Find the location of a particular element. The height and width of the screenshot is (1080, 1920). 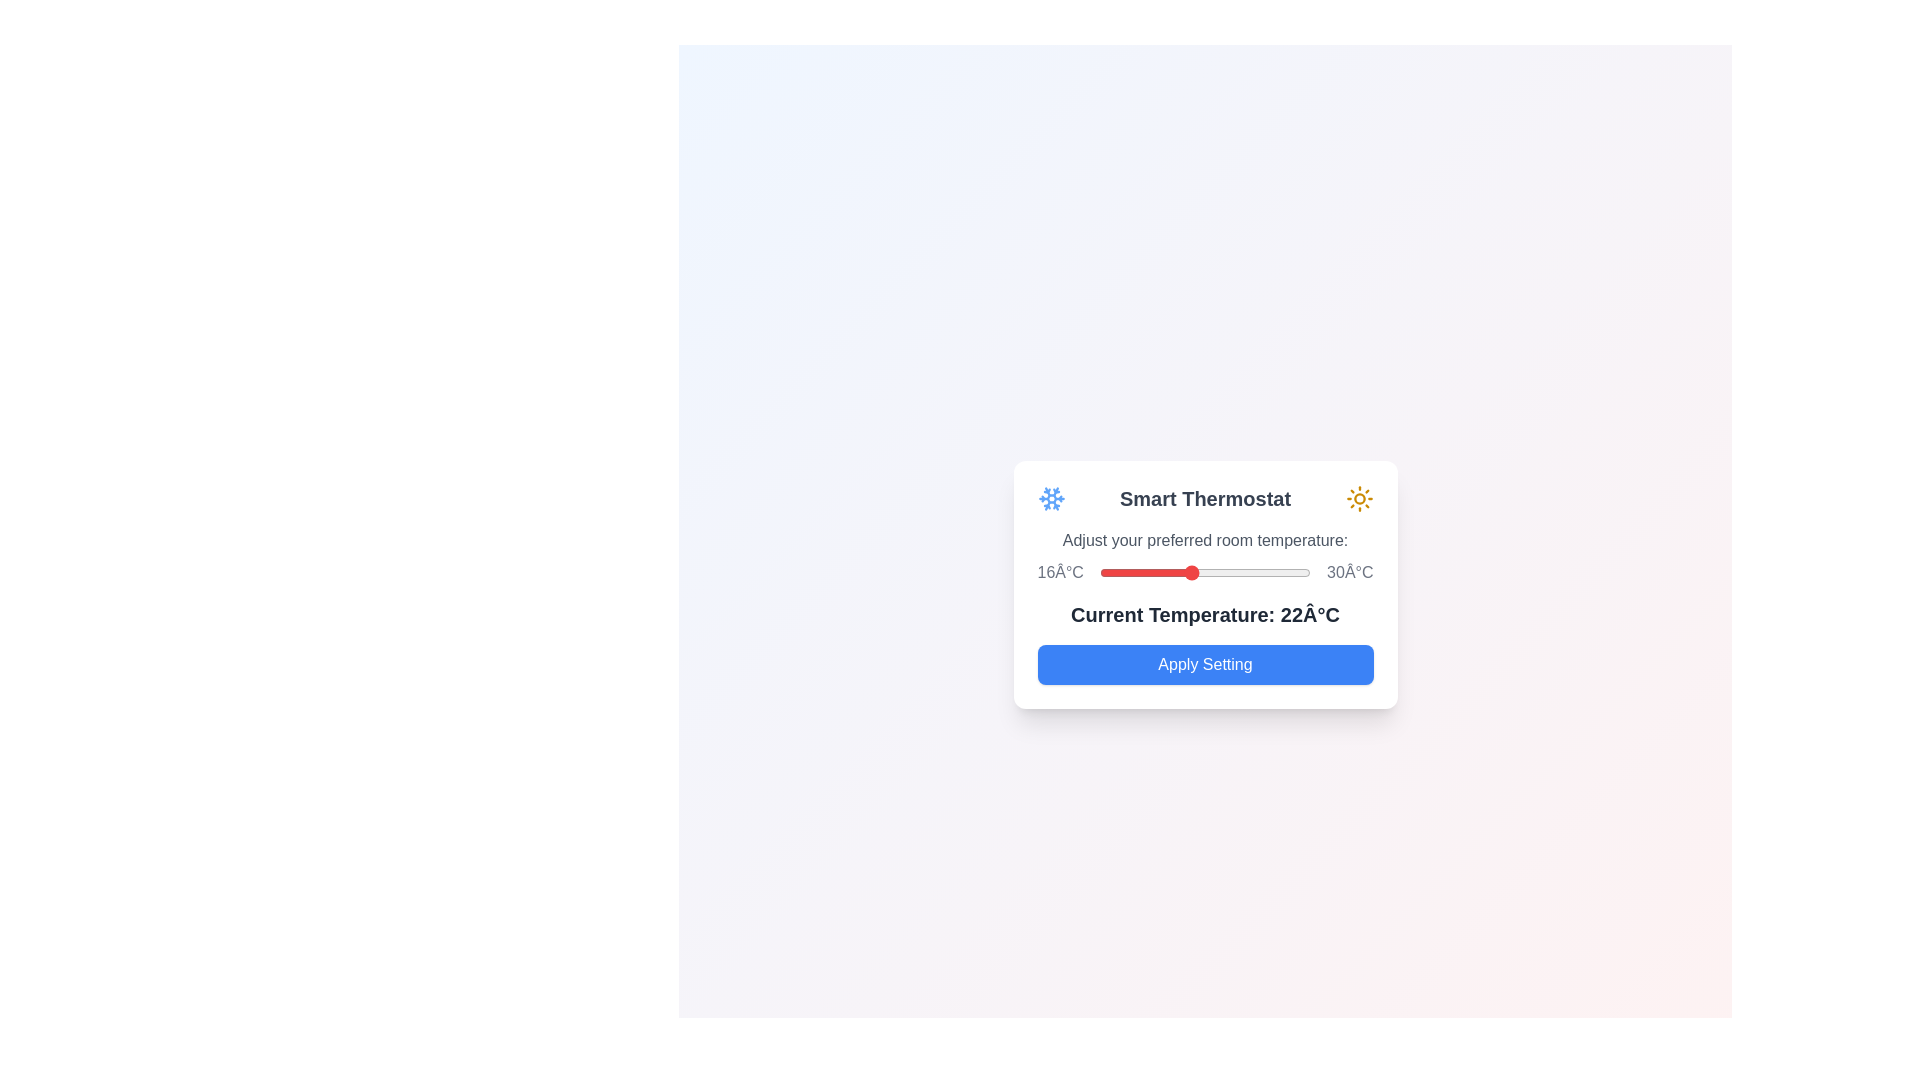

the temperature slider to set the temperature to 17°C is located at coordinates (1113, 573).